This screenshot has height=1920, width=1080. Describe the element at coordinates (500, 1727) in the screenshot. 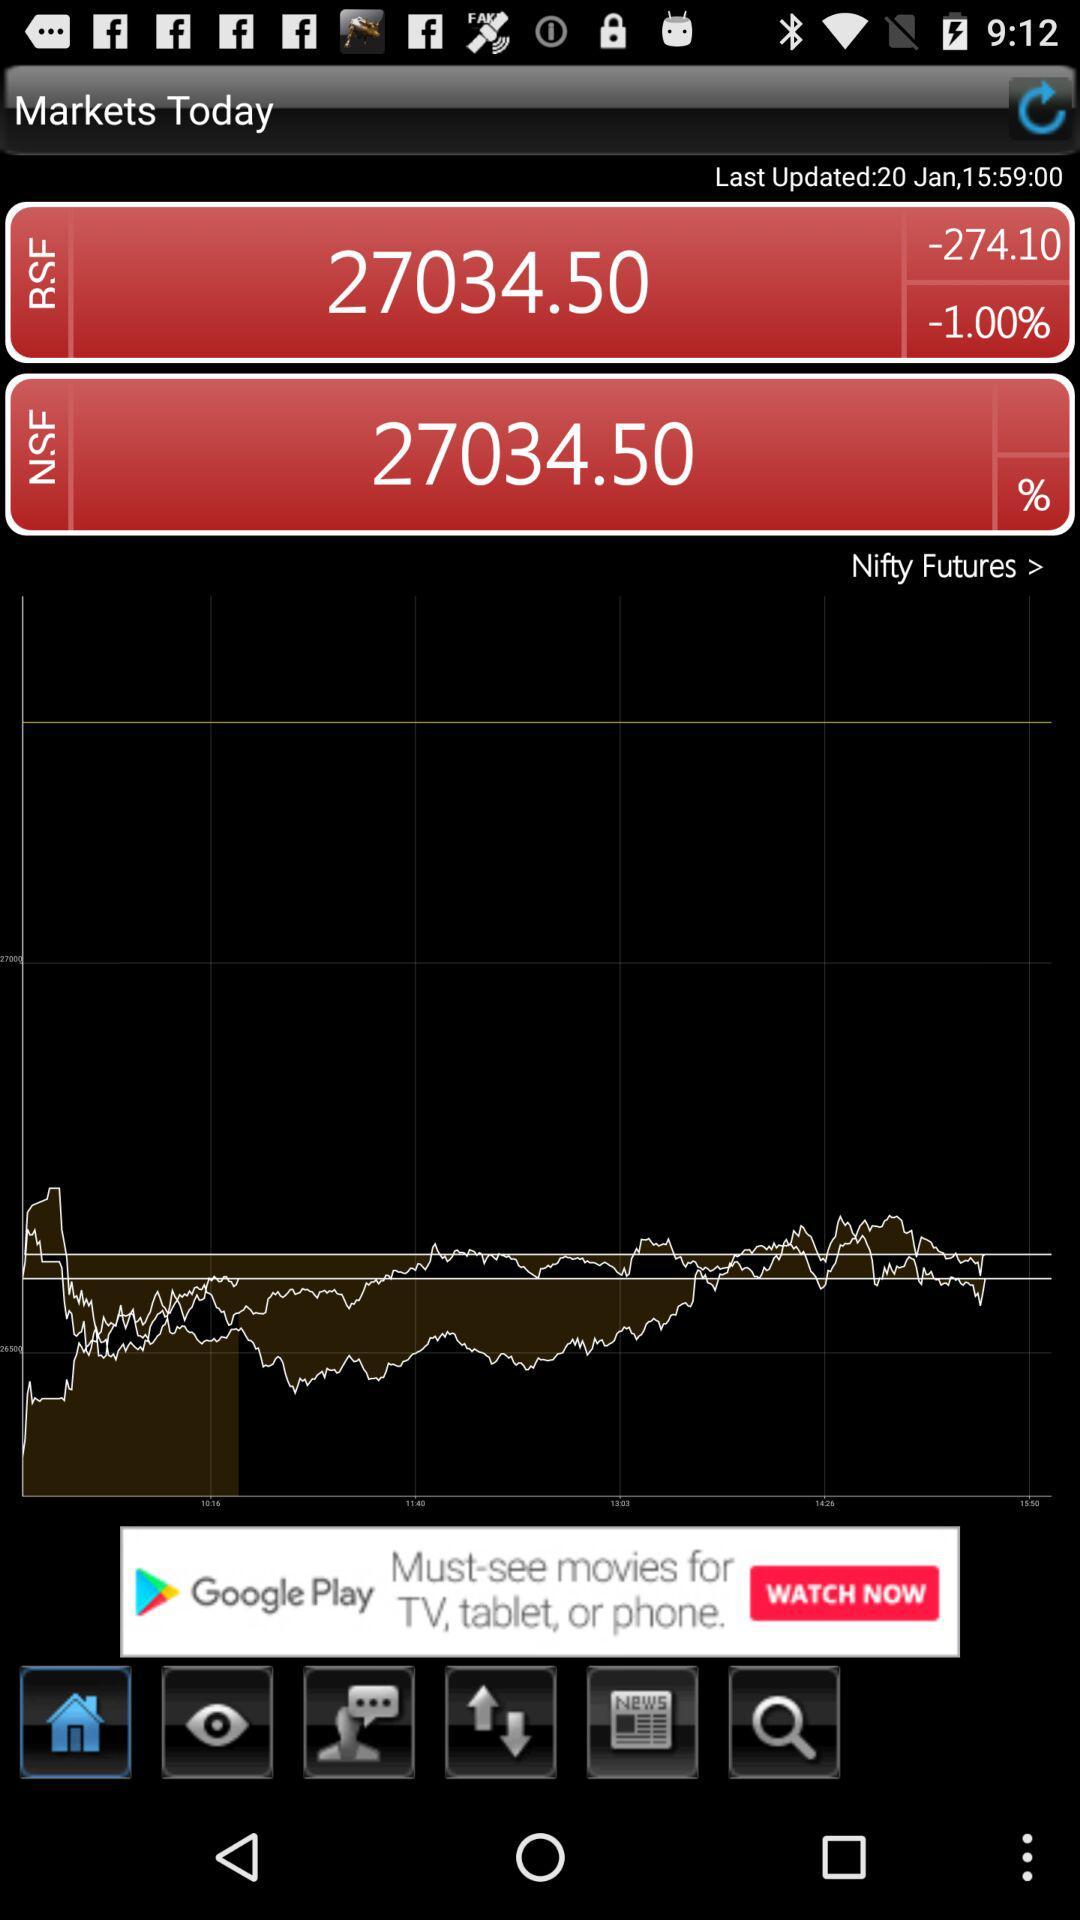

I see `move up/down` at that location.